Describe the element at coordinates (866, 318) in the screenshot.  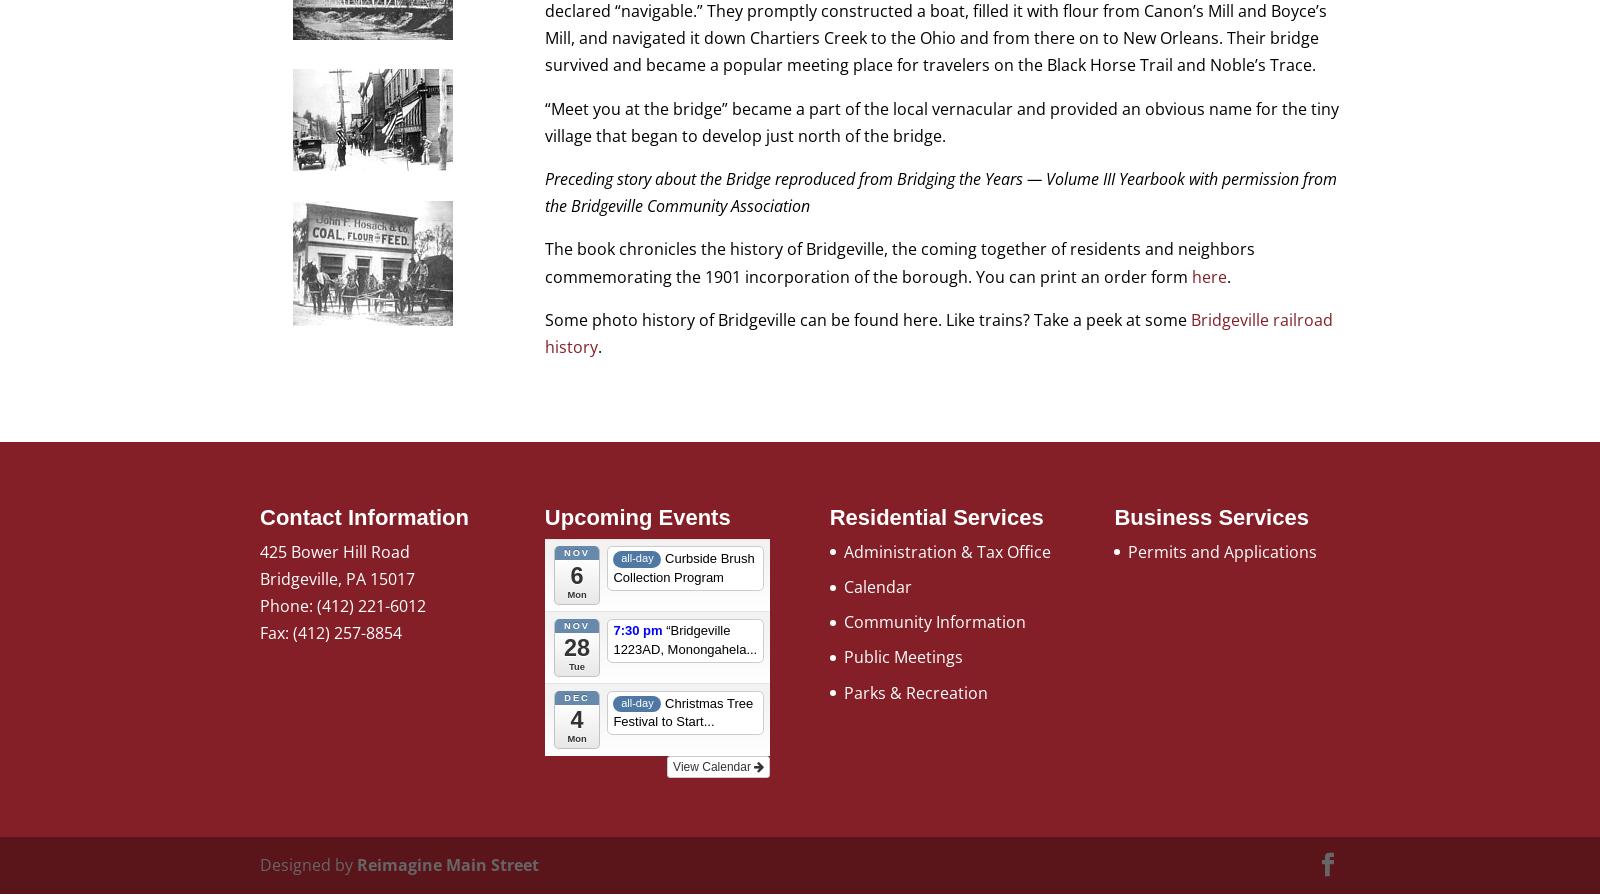
I see `'Some photo history of Bridgeville can be found here. Like trains? Take a peek at some'` at that location.